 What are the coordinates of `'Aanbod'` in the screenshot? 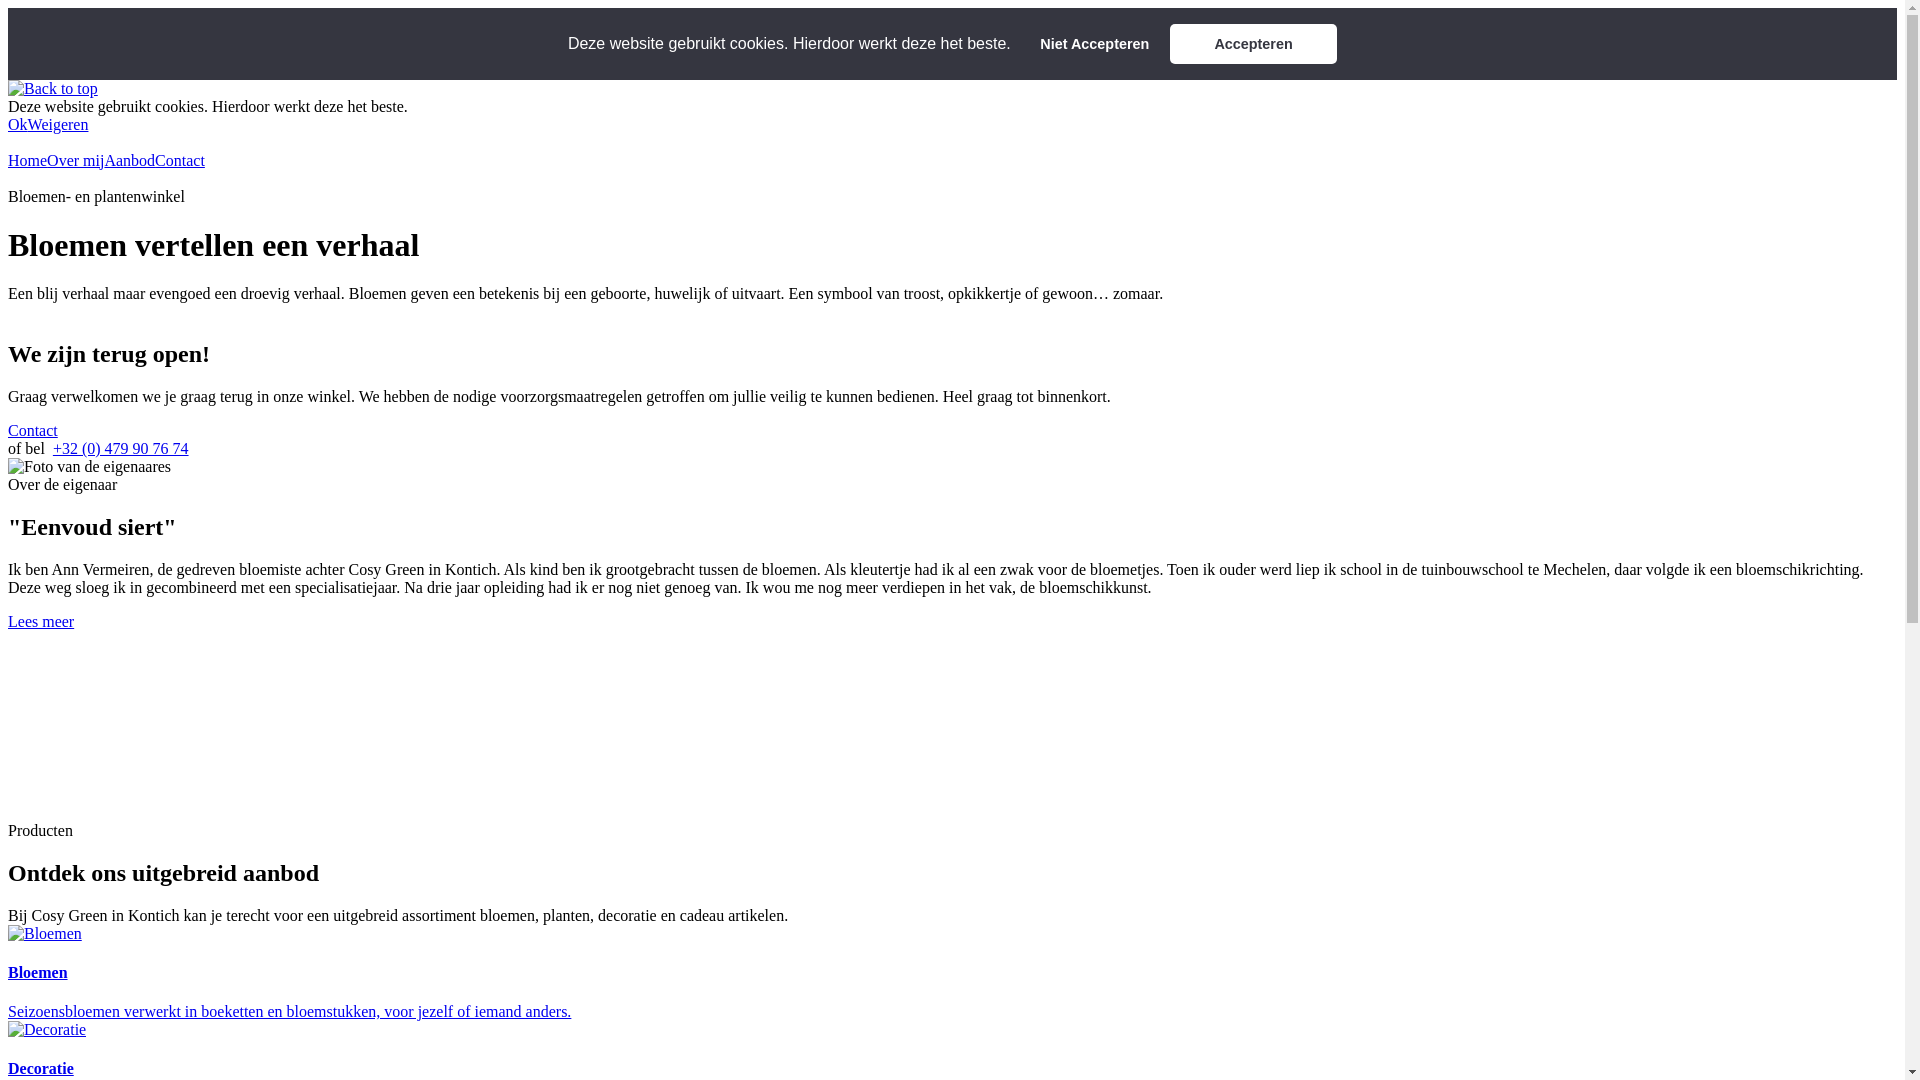 It's located at (128, 159).